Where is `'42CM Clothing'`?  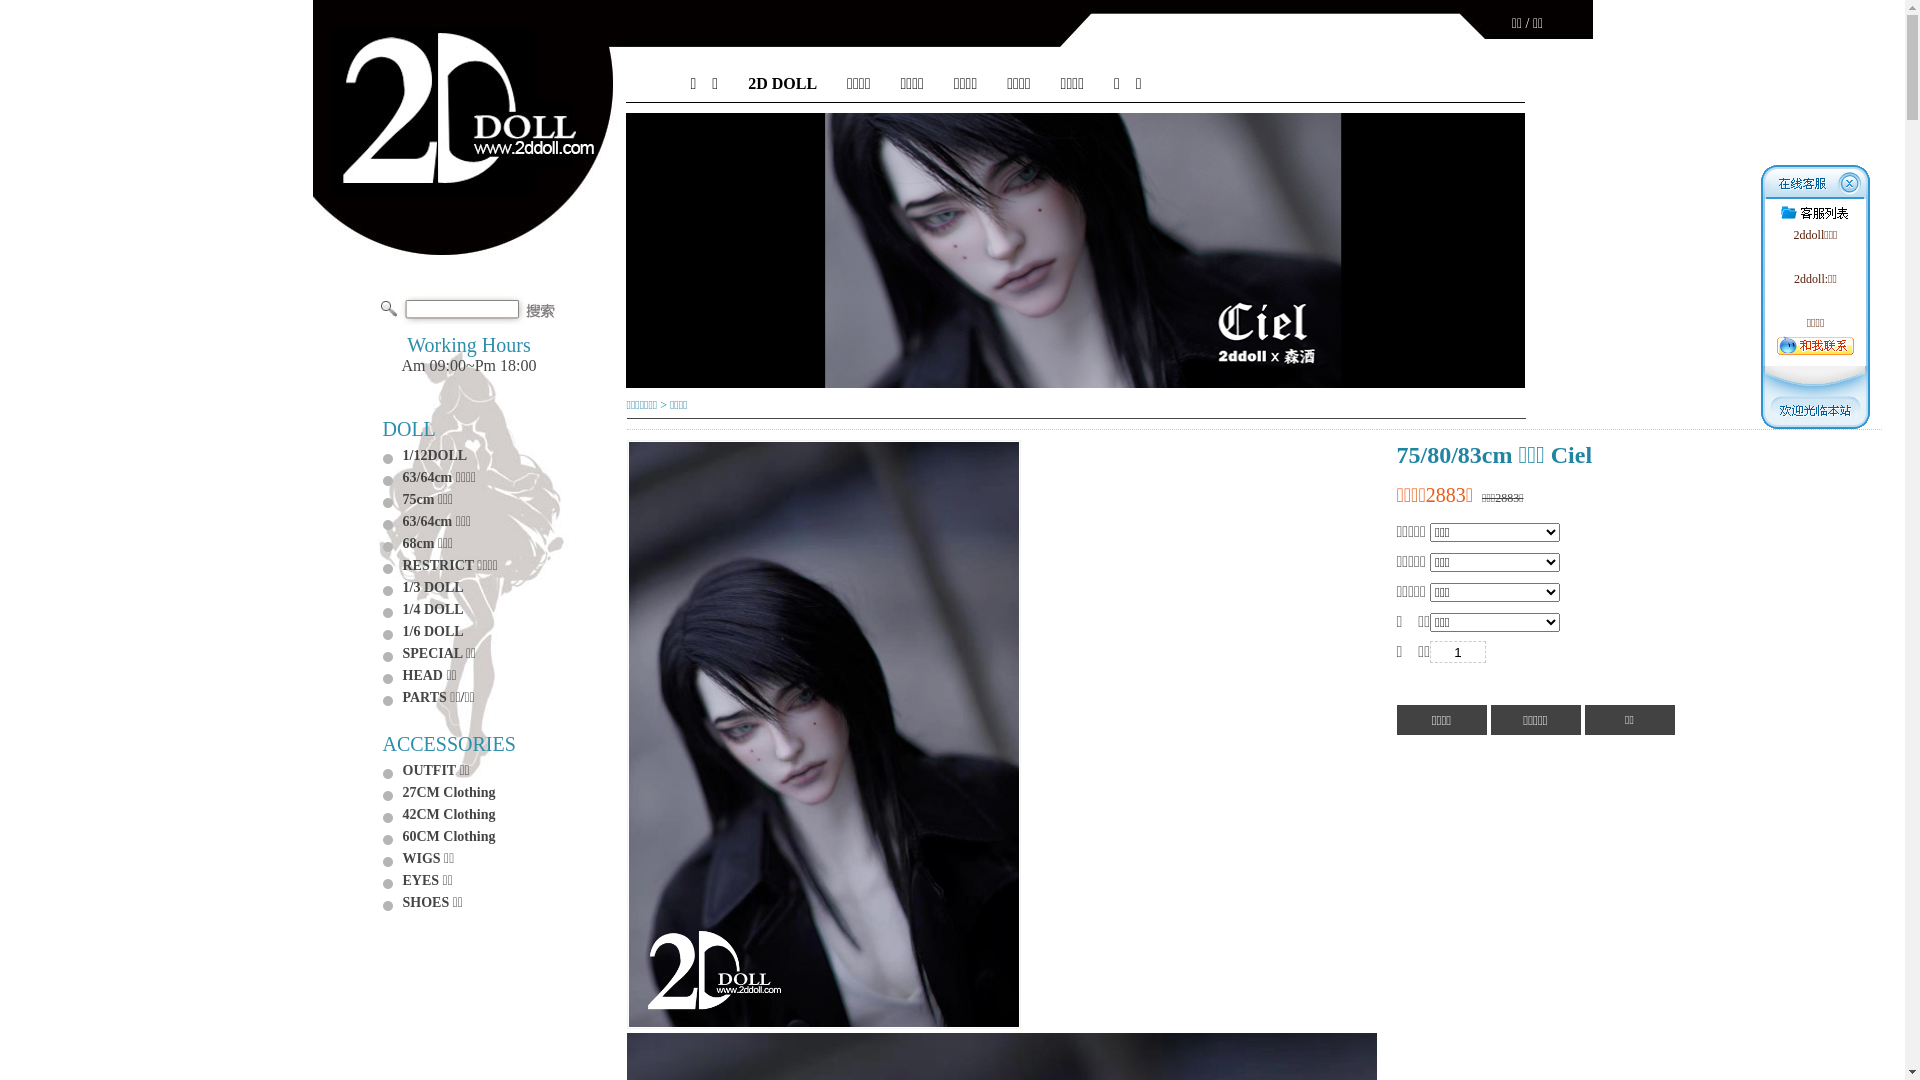 '42CM Clothing' is located at coordinates (447, 814).